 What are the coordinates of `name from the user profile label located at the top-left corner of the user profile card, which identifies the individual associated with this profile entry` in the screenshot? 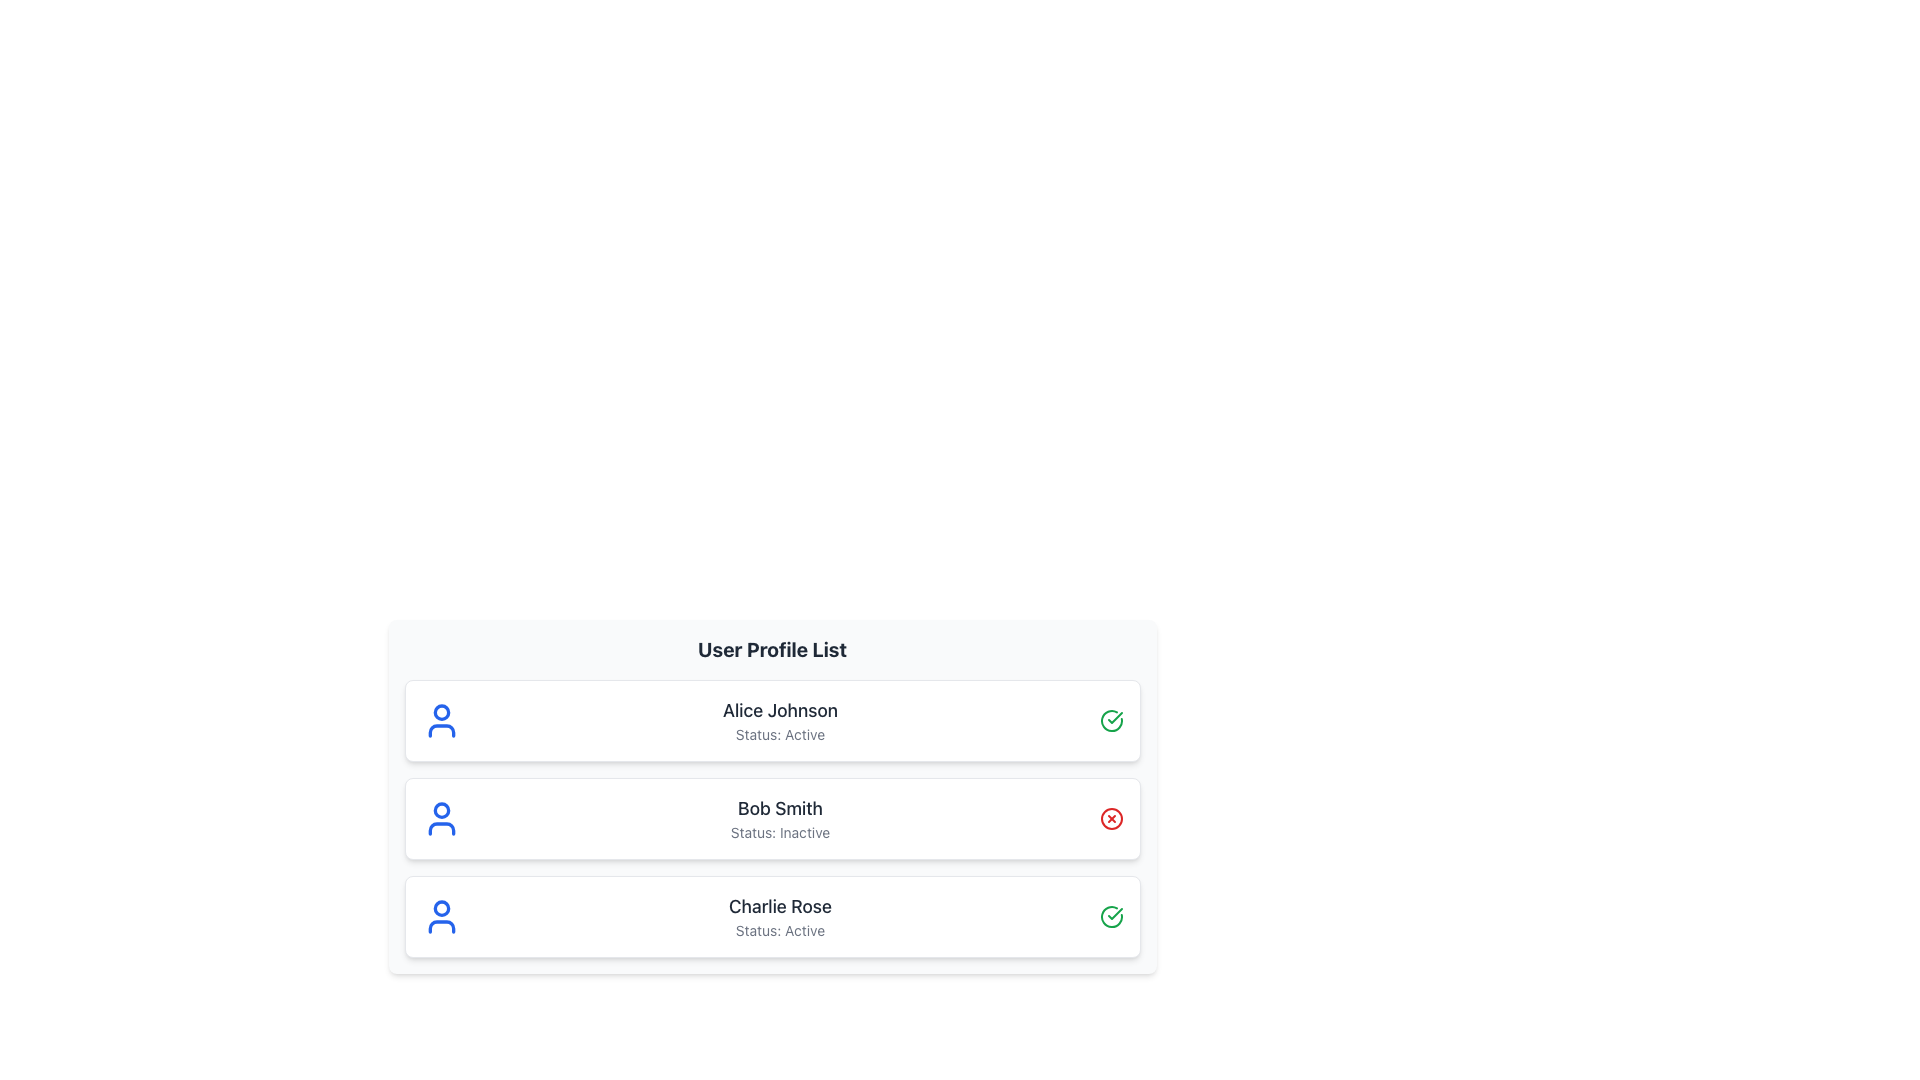 It's located at (779, 709).